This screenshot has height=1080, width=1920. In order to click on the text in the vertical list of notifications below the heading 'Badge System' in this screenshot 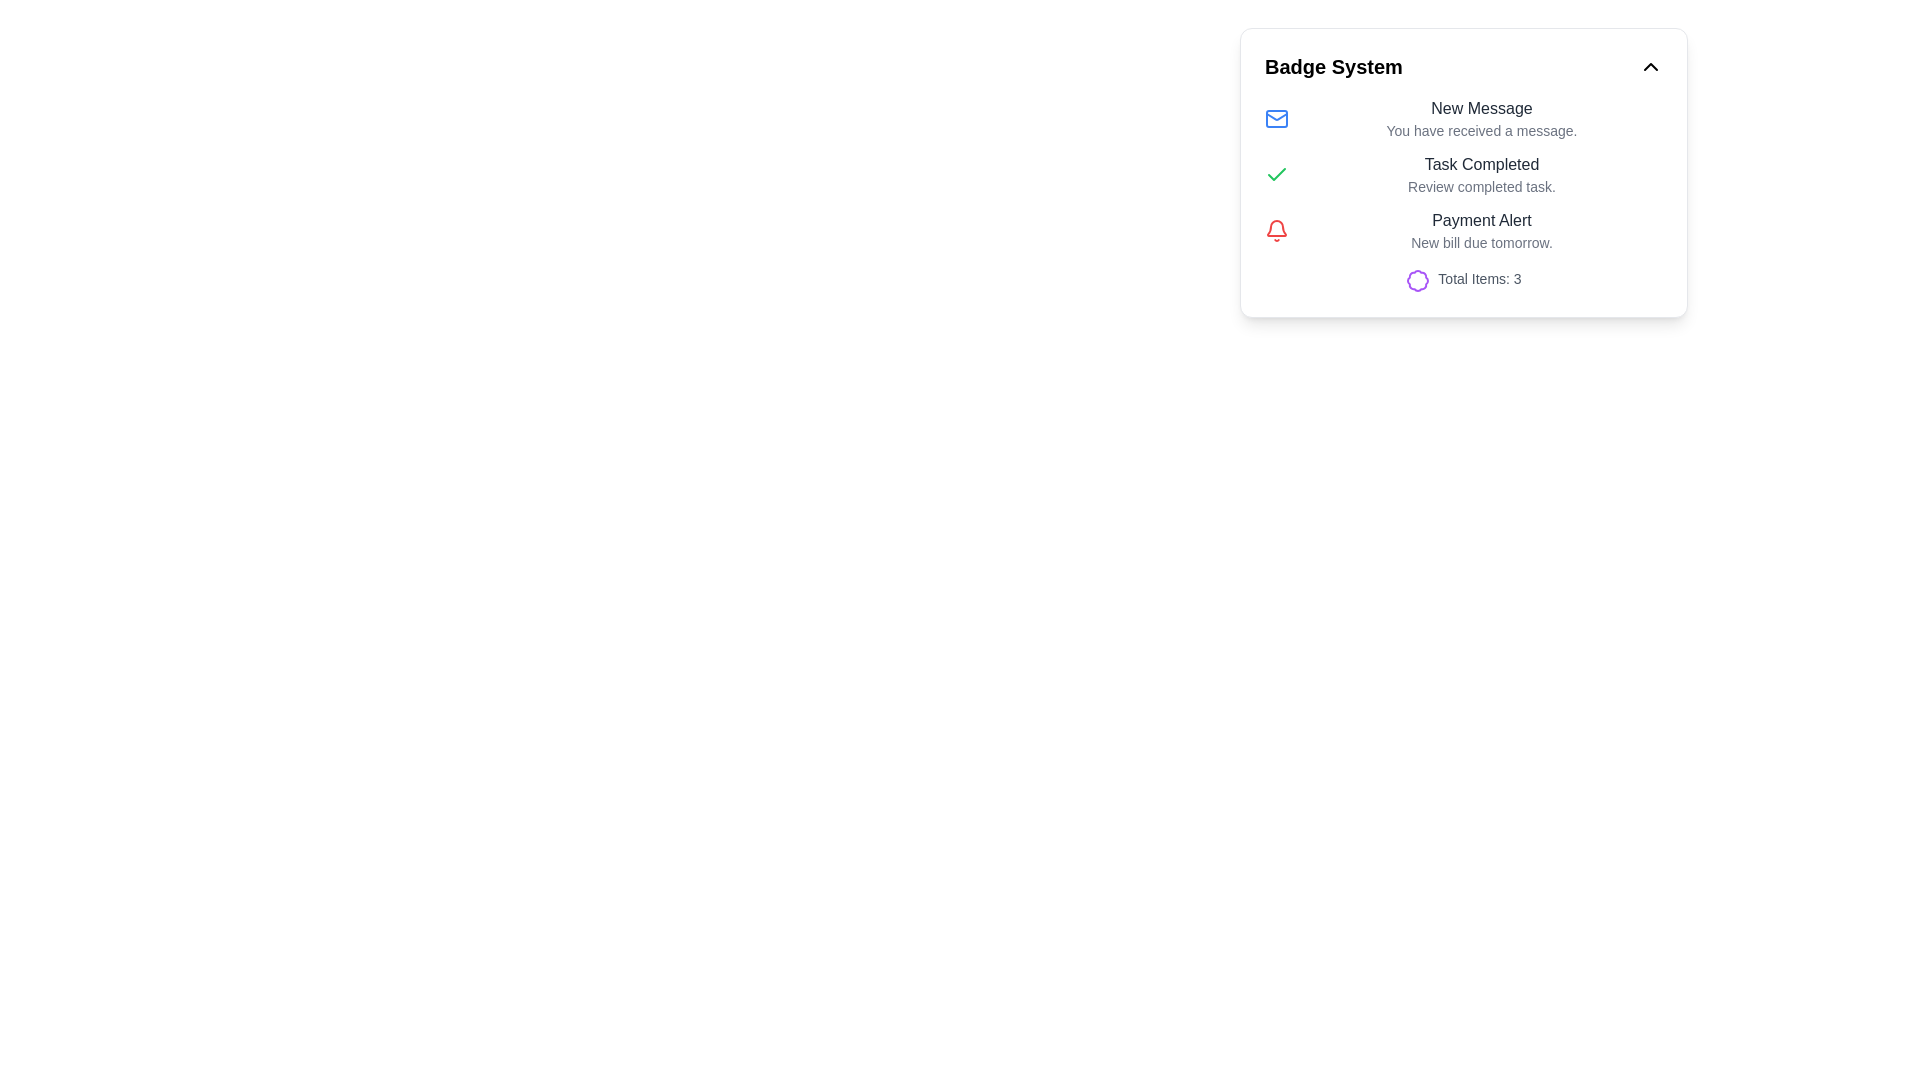, I will do `click(1464, 173)`.